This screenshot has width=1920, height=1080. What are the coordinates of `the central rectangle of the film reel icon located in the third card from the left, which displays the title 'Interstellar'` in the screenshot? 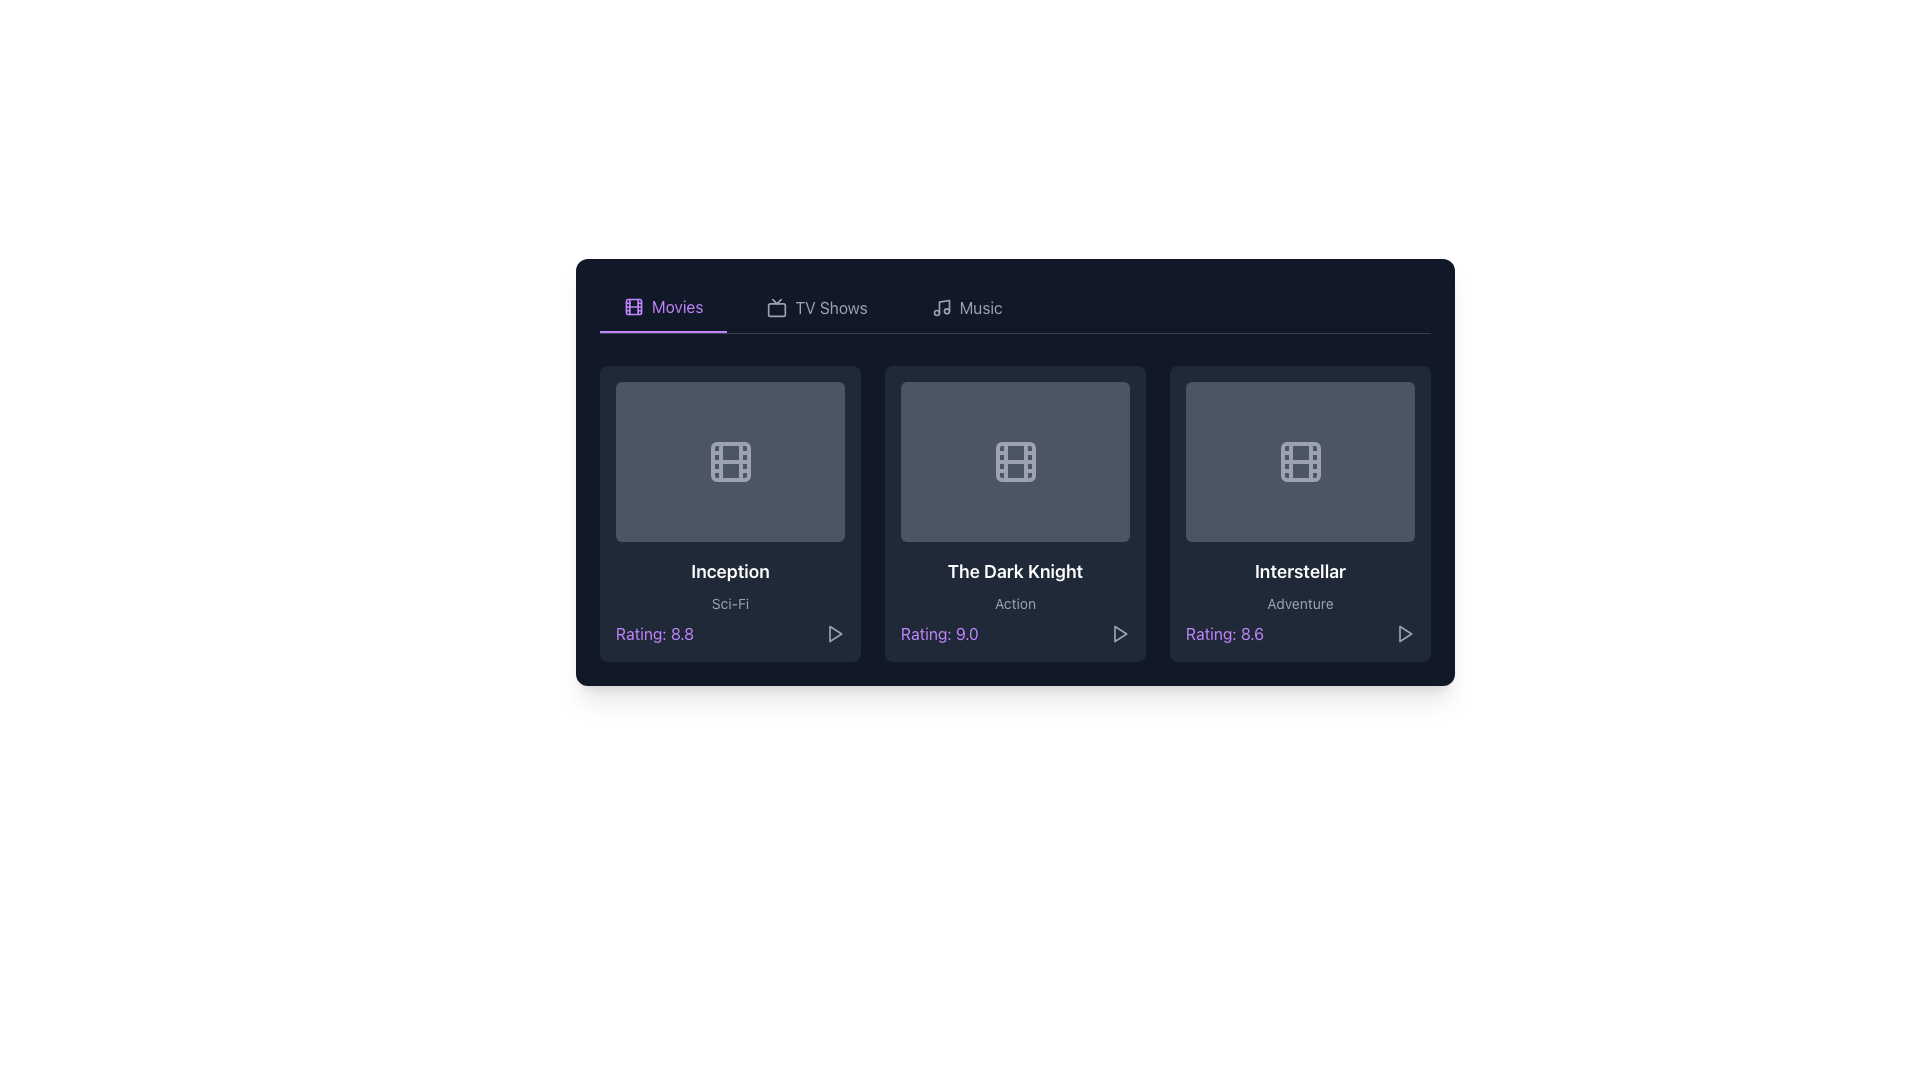 It's located at (1300, 462).